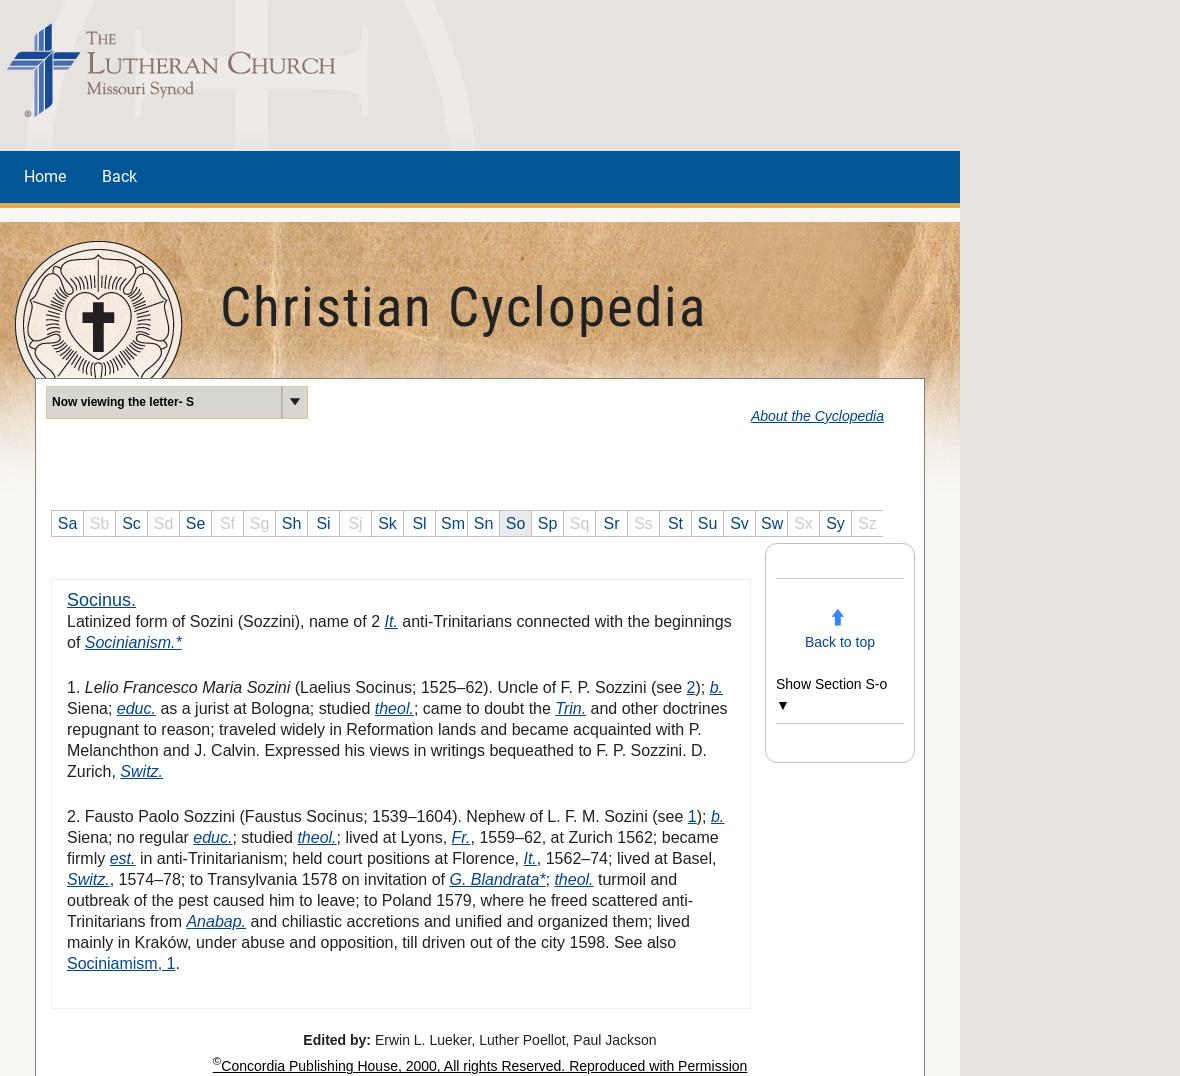 The width and height of the screenshot is (1180, 1076). What do you see at coordinates (174, 962) in the screenshot?
I see `'.'` at bounding box center [174, 962].